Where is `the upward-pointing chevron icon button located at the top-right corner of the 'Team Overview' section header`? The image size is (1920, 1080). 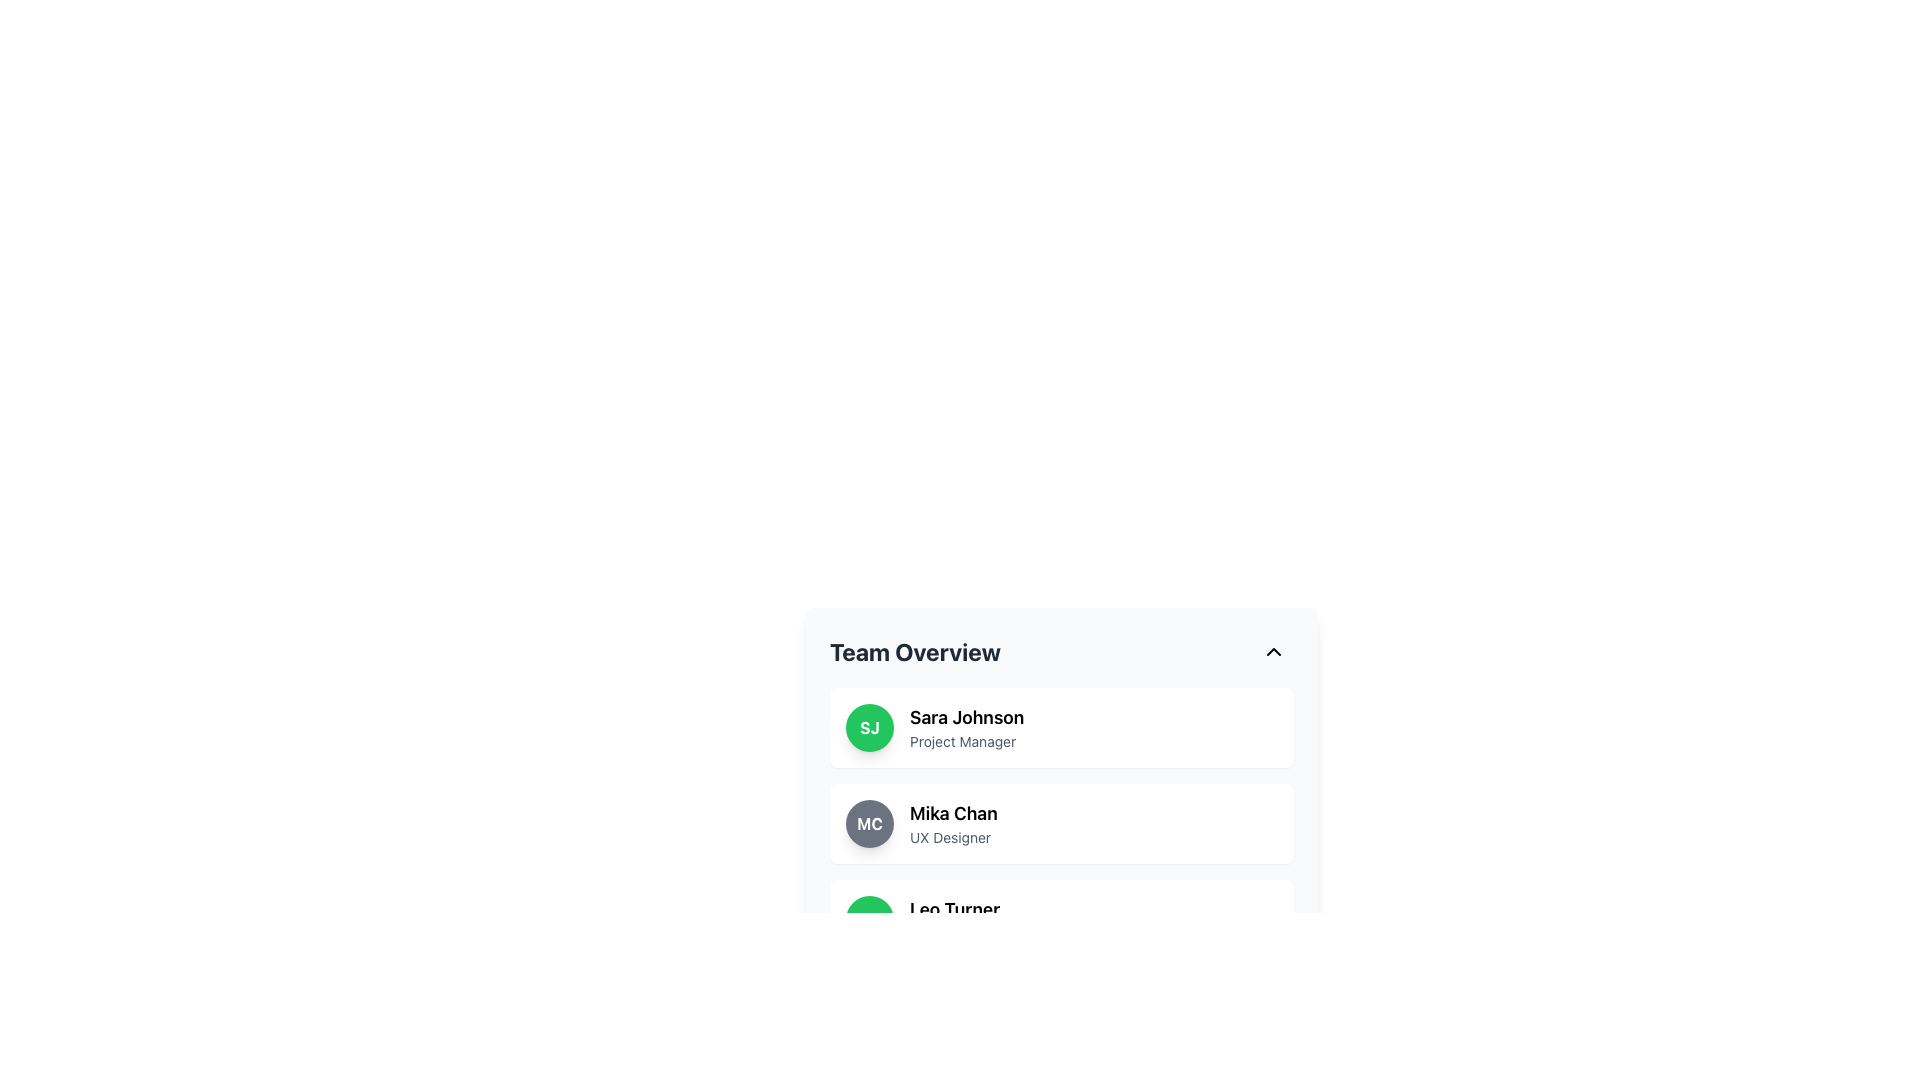 the upward-pointing chevron icon button located at the top-right corner of the 'Team Overview' section header is located at coordinates (1272, 651).